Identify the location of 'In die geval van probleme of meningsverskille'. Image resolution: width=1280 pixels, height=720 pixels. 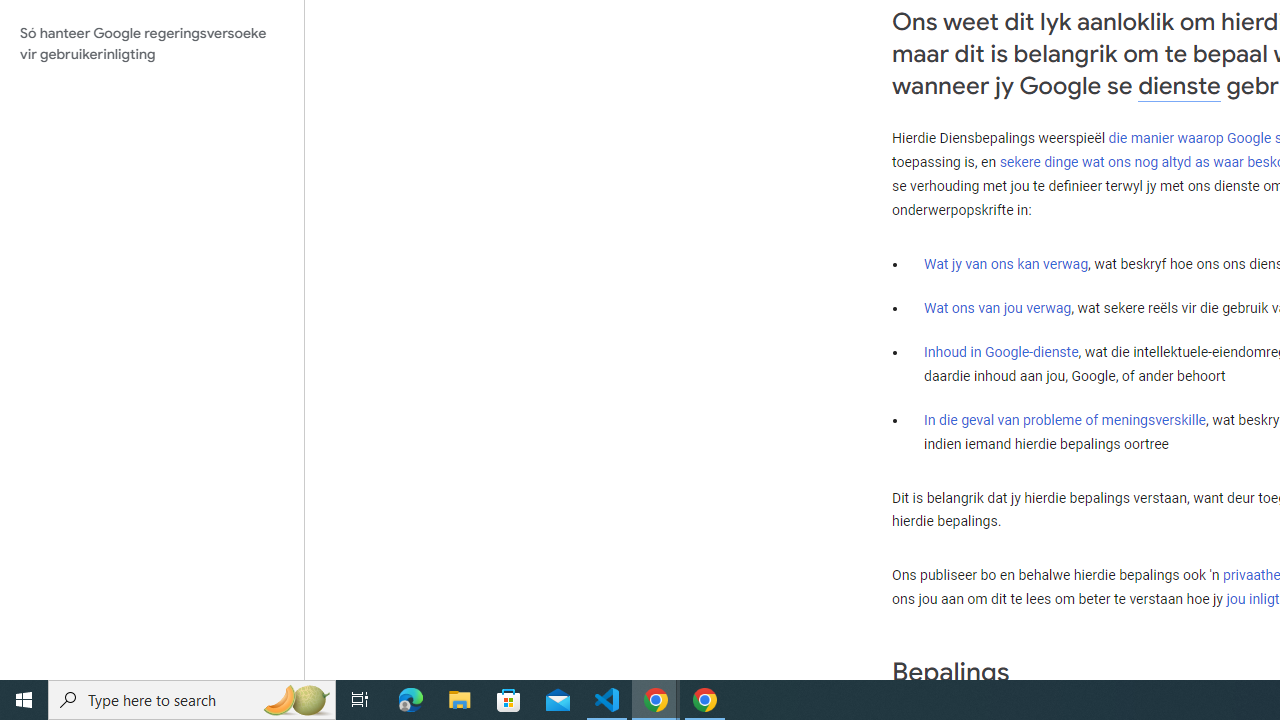
(1063, 419).